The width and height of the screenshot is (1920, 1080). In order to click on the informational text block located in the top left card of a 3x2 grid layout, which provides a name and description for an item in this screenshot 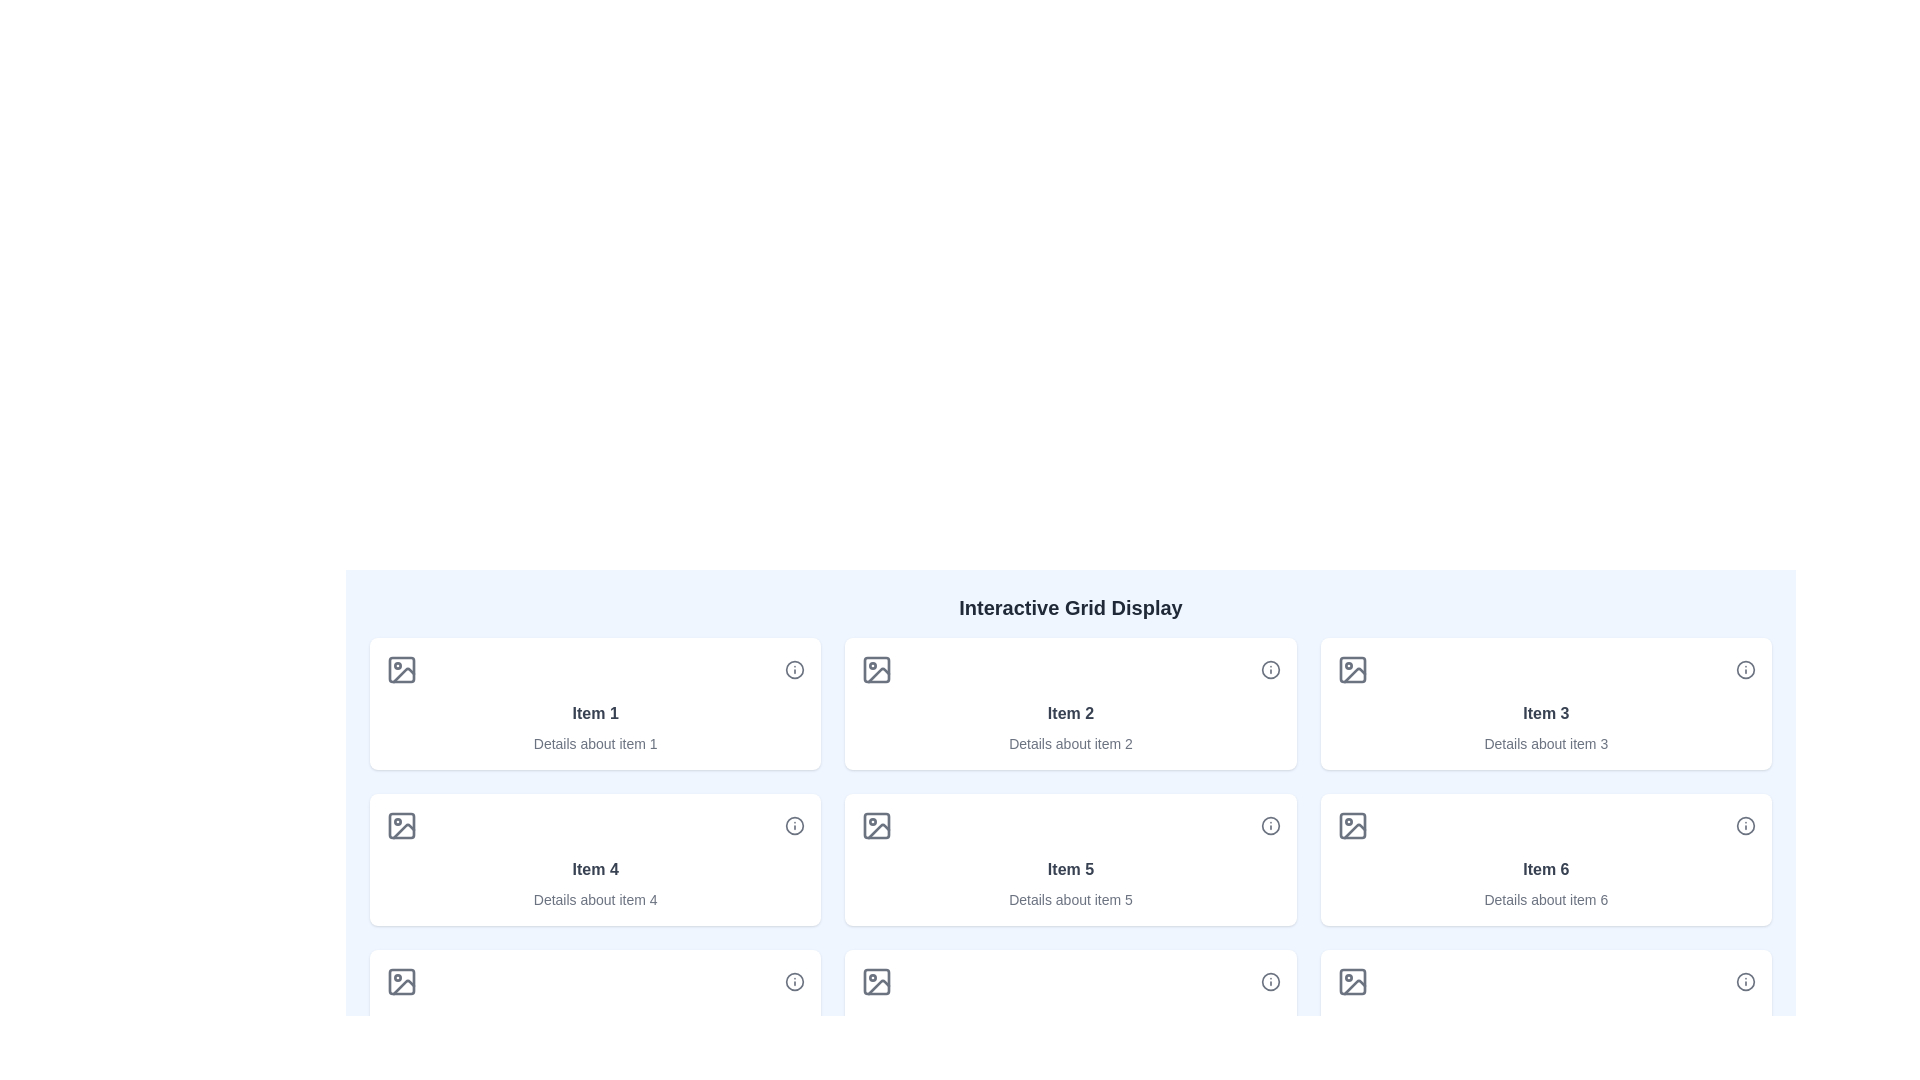, I will do `click(594, 728)`.